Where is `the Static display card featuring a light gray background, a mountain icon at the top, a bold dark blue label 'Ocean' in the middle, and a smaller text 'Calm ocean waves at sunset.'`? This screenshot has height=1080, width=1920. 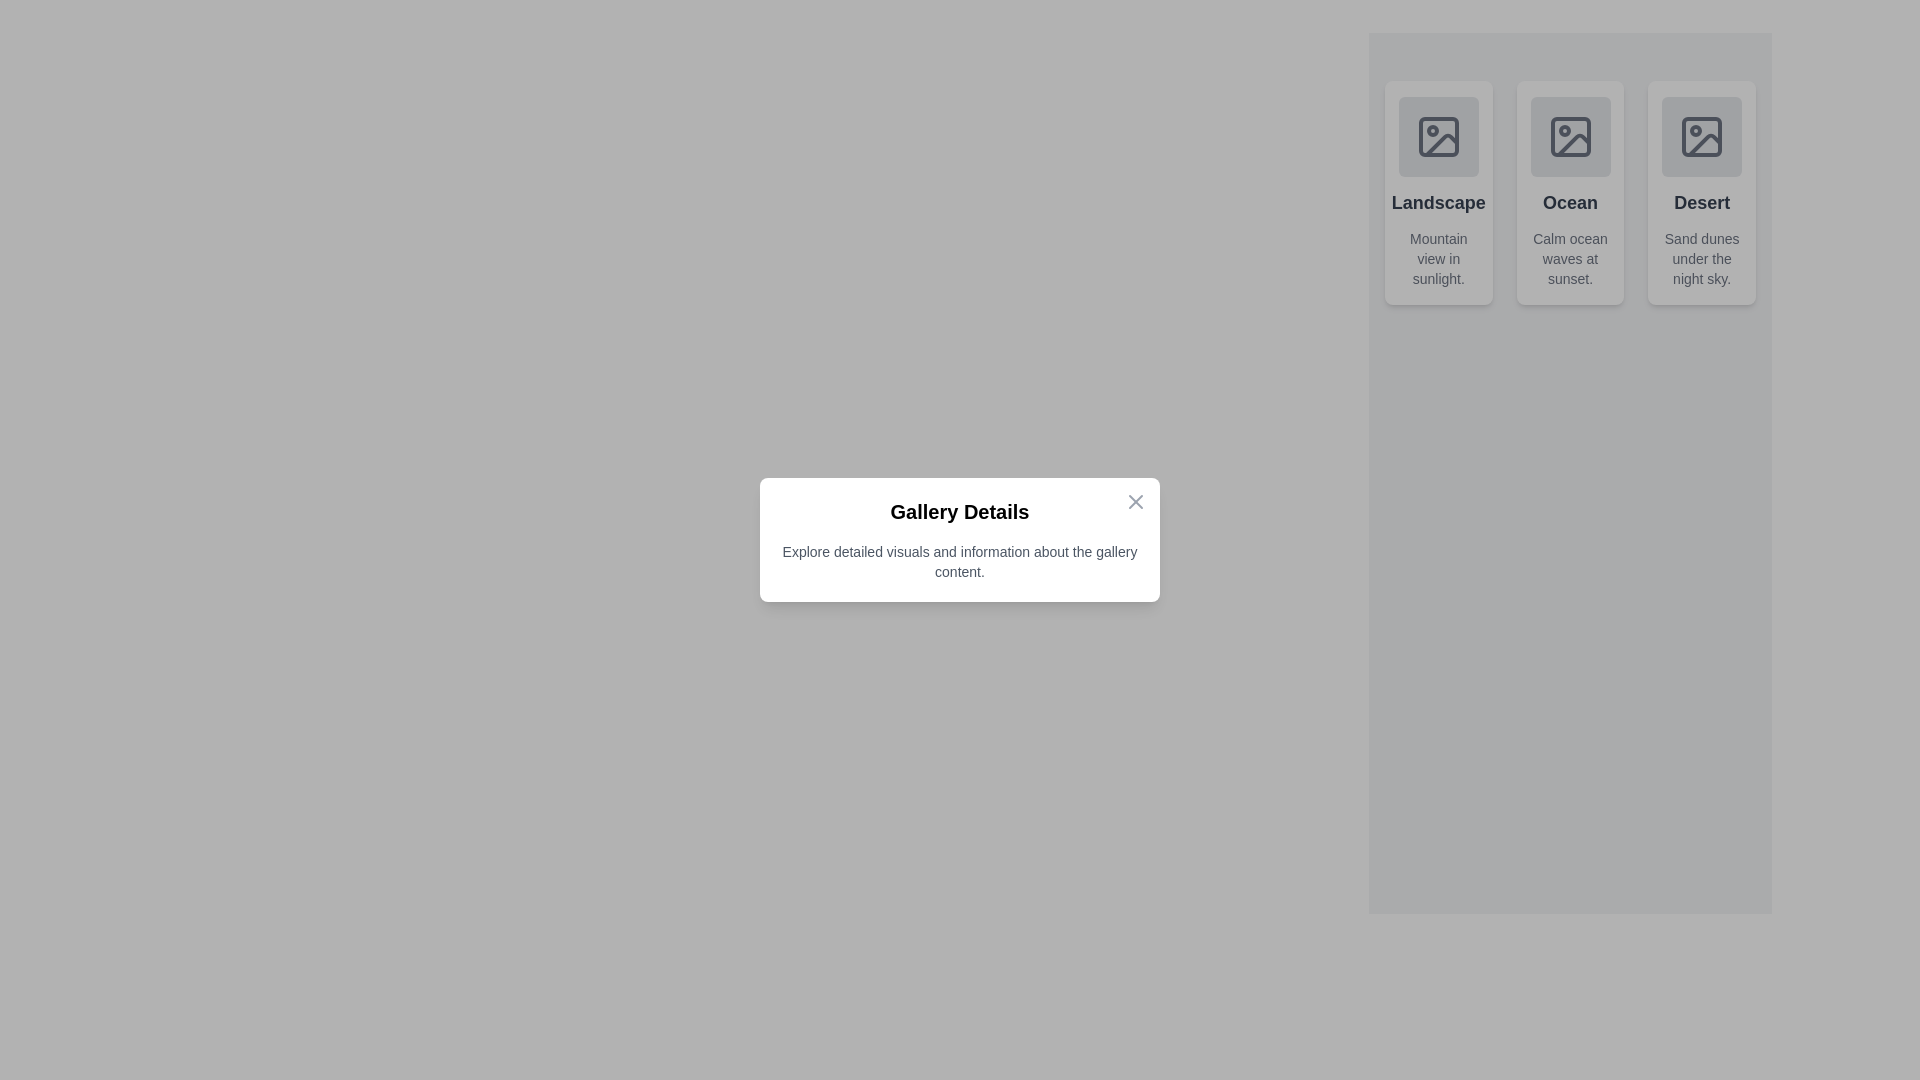 the Static display card featuring a light gray background, a mountain icon at the top, a bold dark blue label 'Ocean' in the middle, and a smaller text 'Calm ocean waves at sunset.' is located at coordinates (1569, 192).